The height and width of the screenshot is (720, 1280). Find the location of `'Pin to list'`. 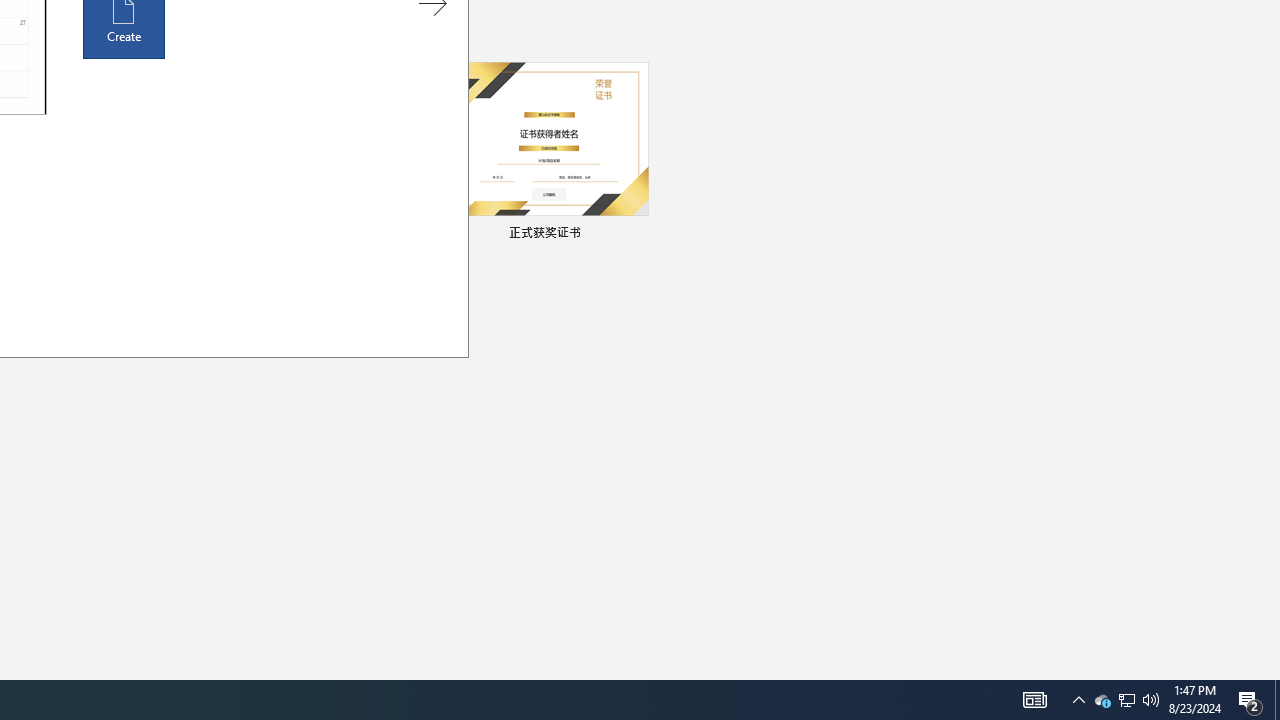

'Pin to list' is located at coordinates (635, 234).